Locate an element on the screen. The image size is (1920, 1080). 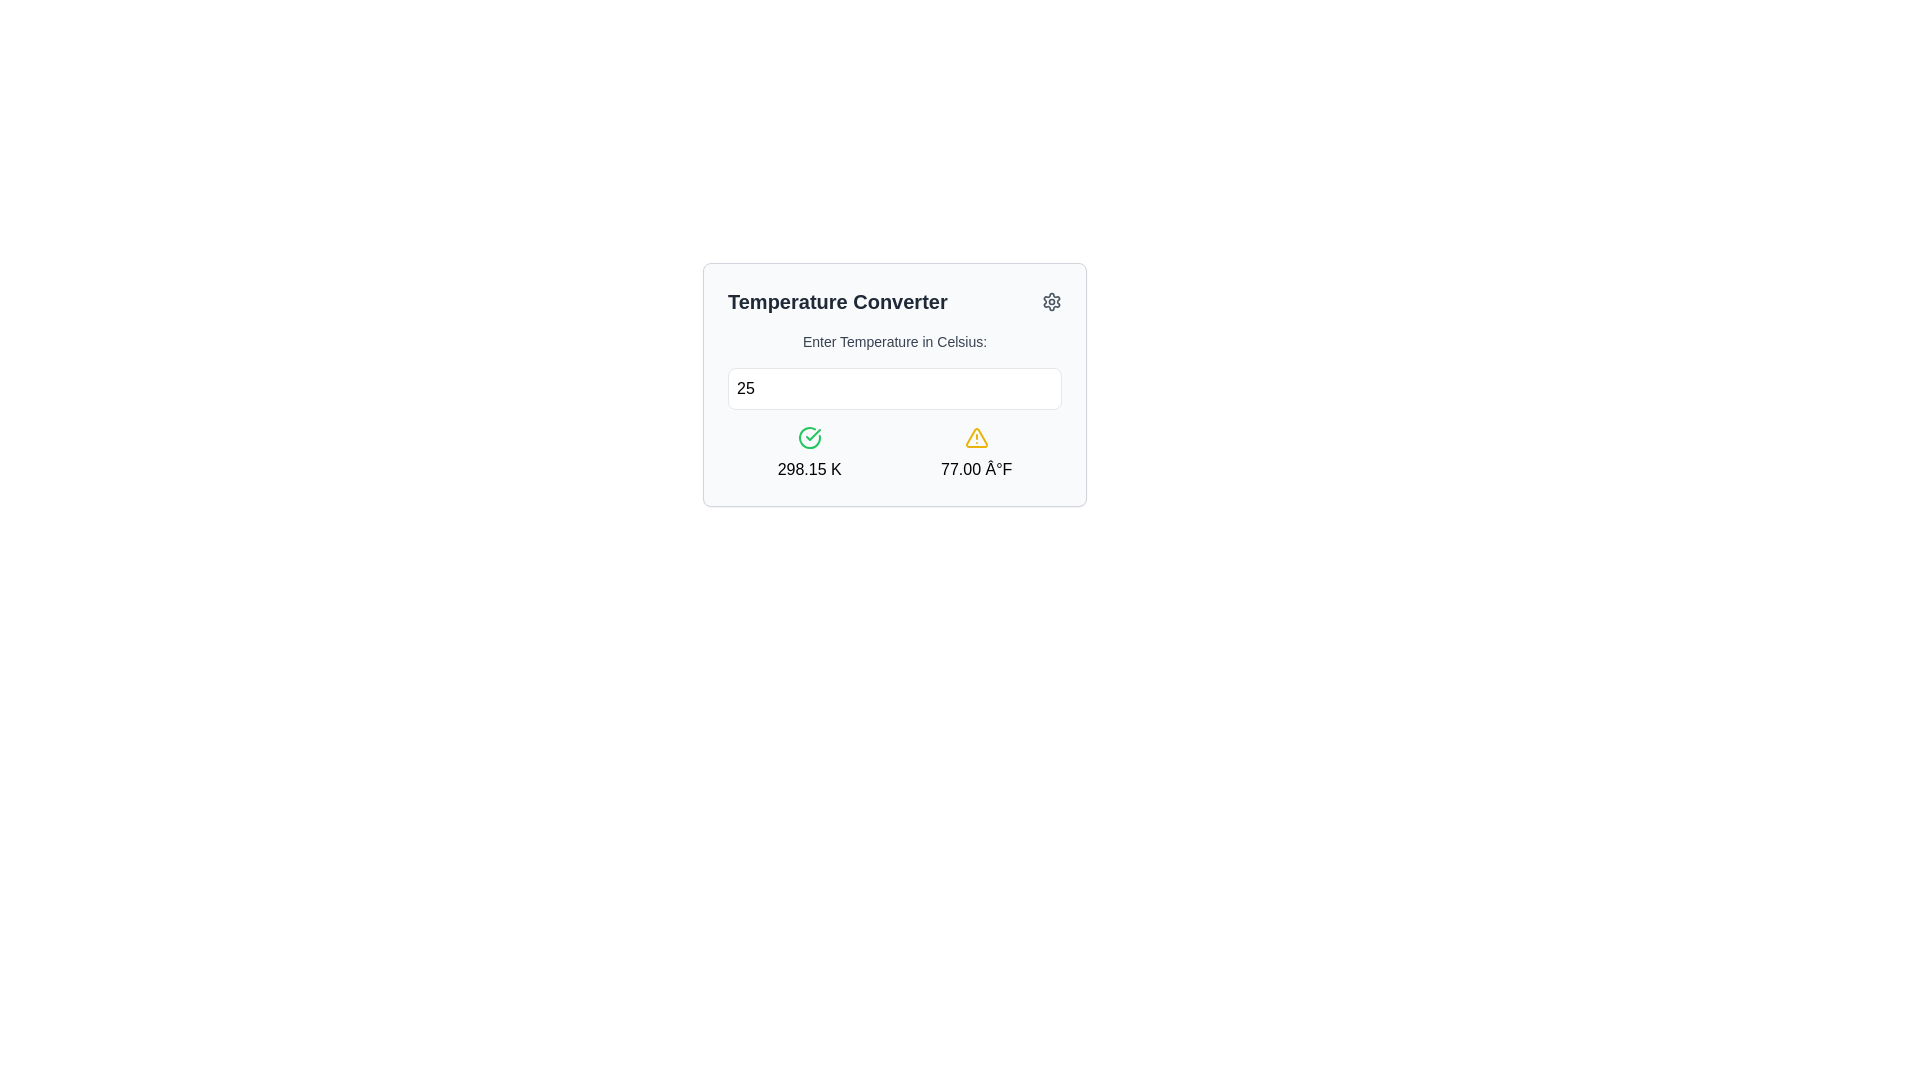
the informational display containing temperature values '298.15 K' and '77.00 °F' is located at coordinates (893, 454).